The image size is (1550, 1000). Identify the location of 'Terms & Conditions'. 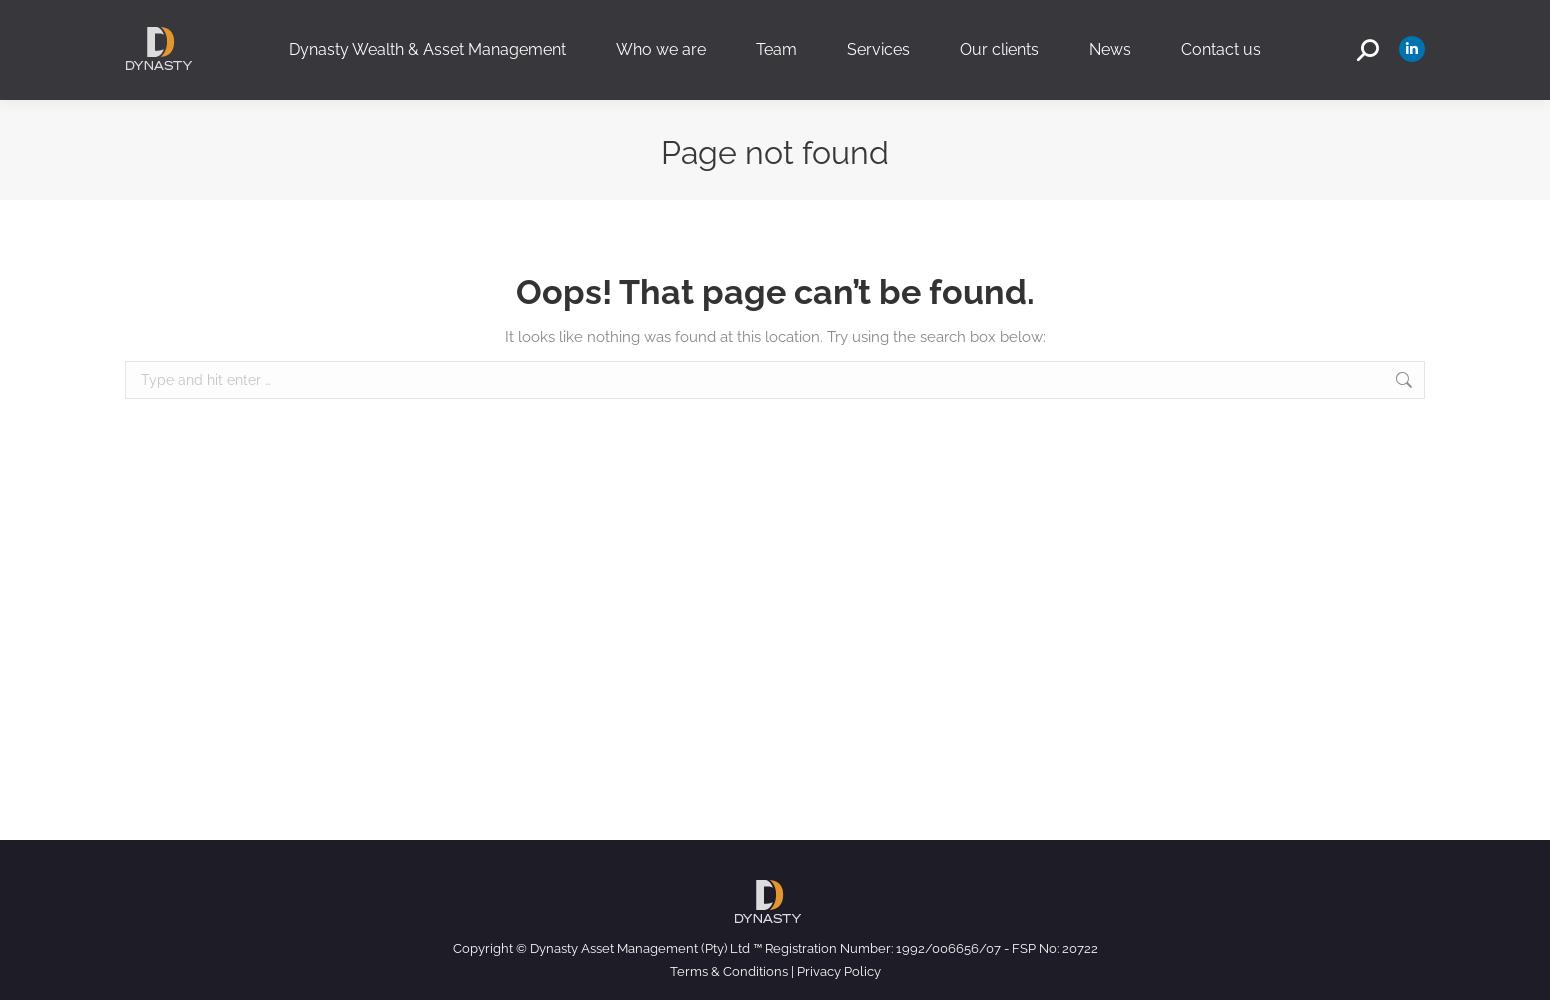
(728, 970).